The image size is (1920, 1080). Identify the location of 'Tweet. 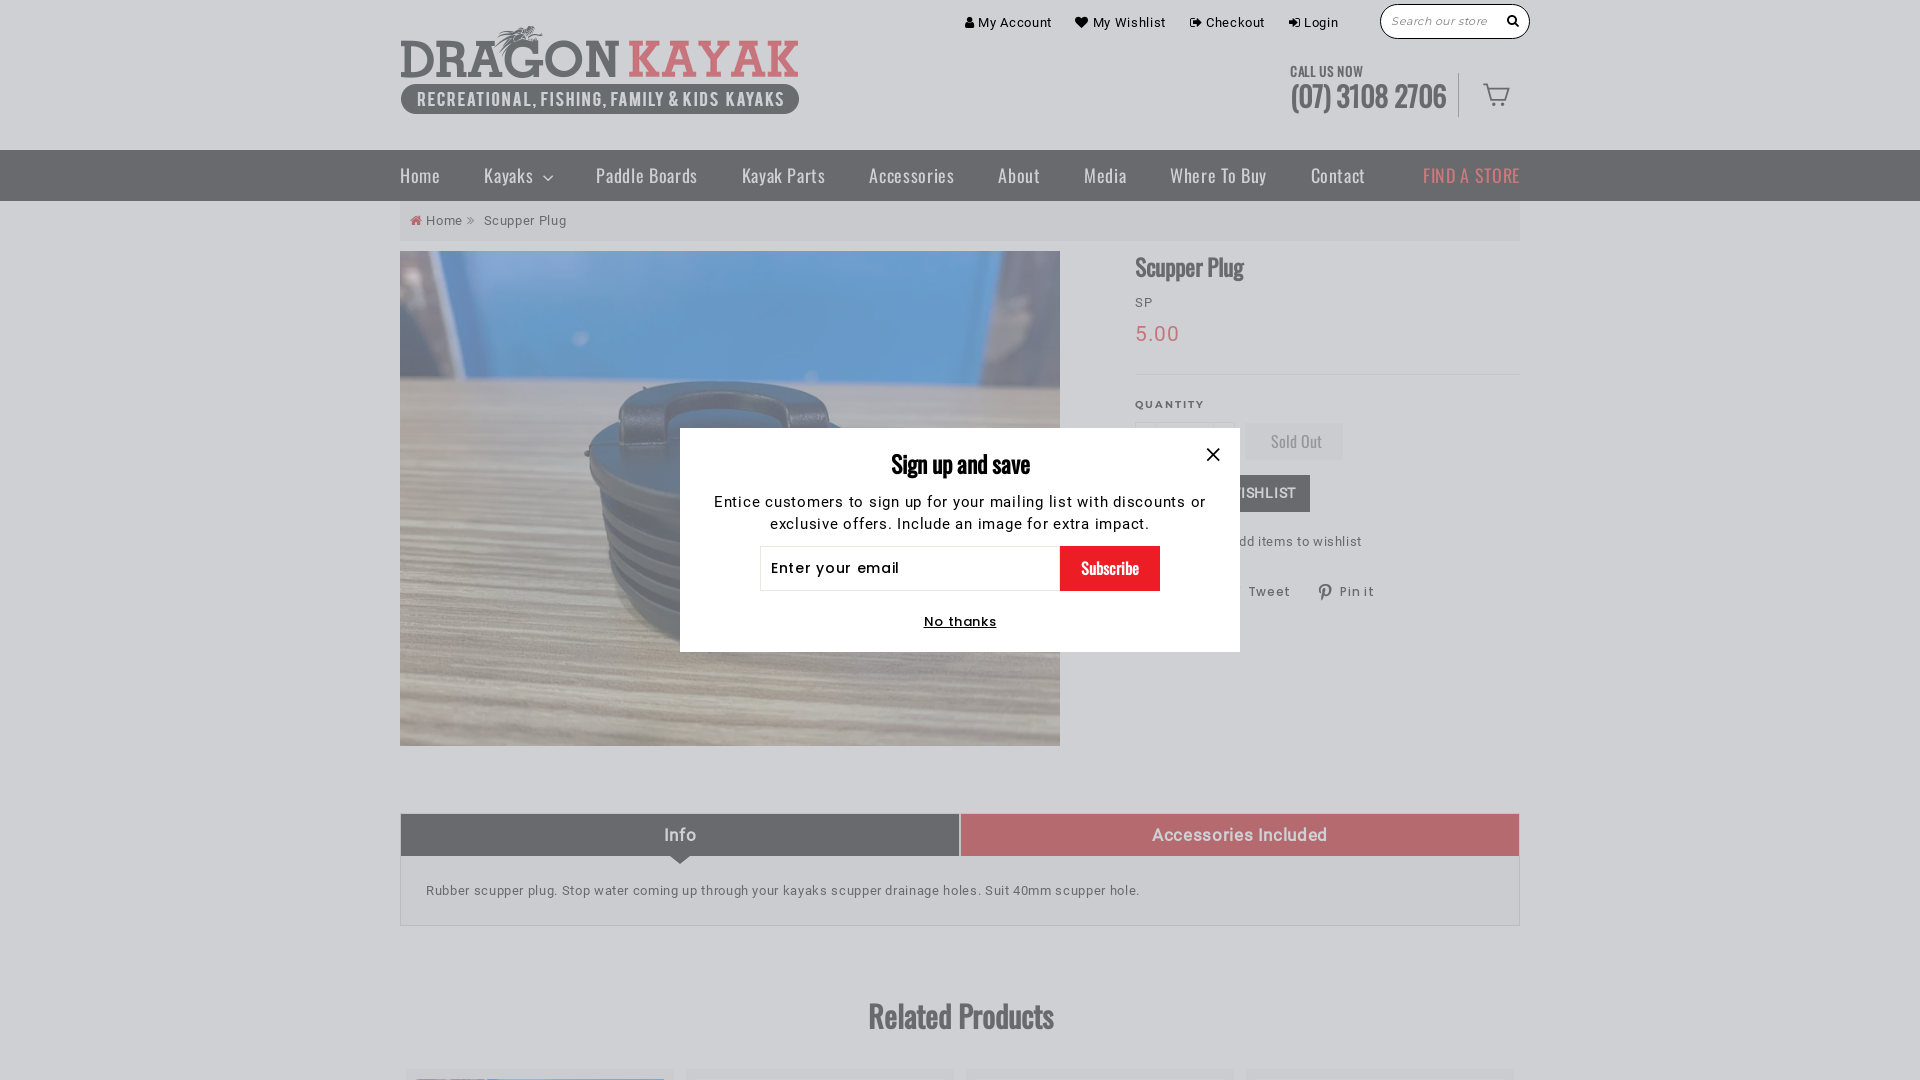
(1263, 589).